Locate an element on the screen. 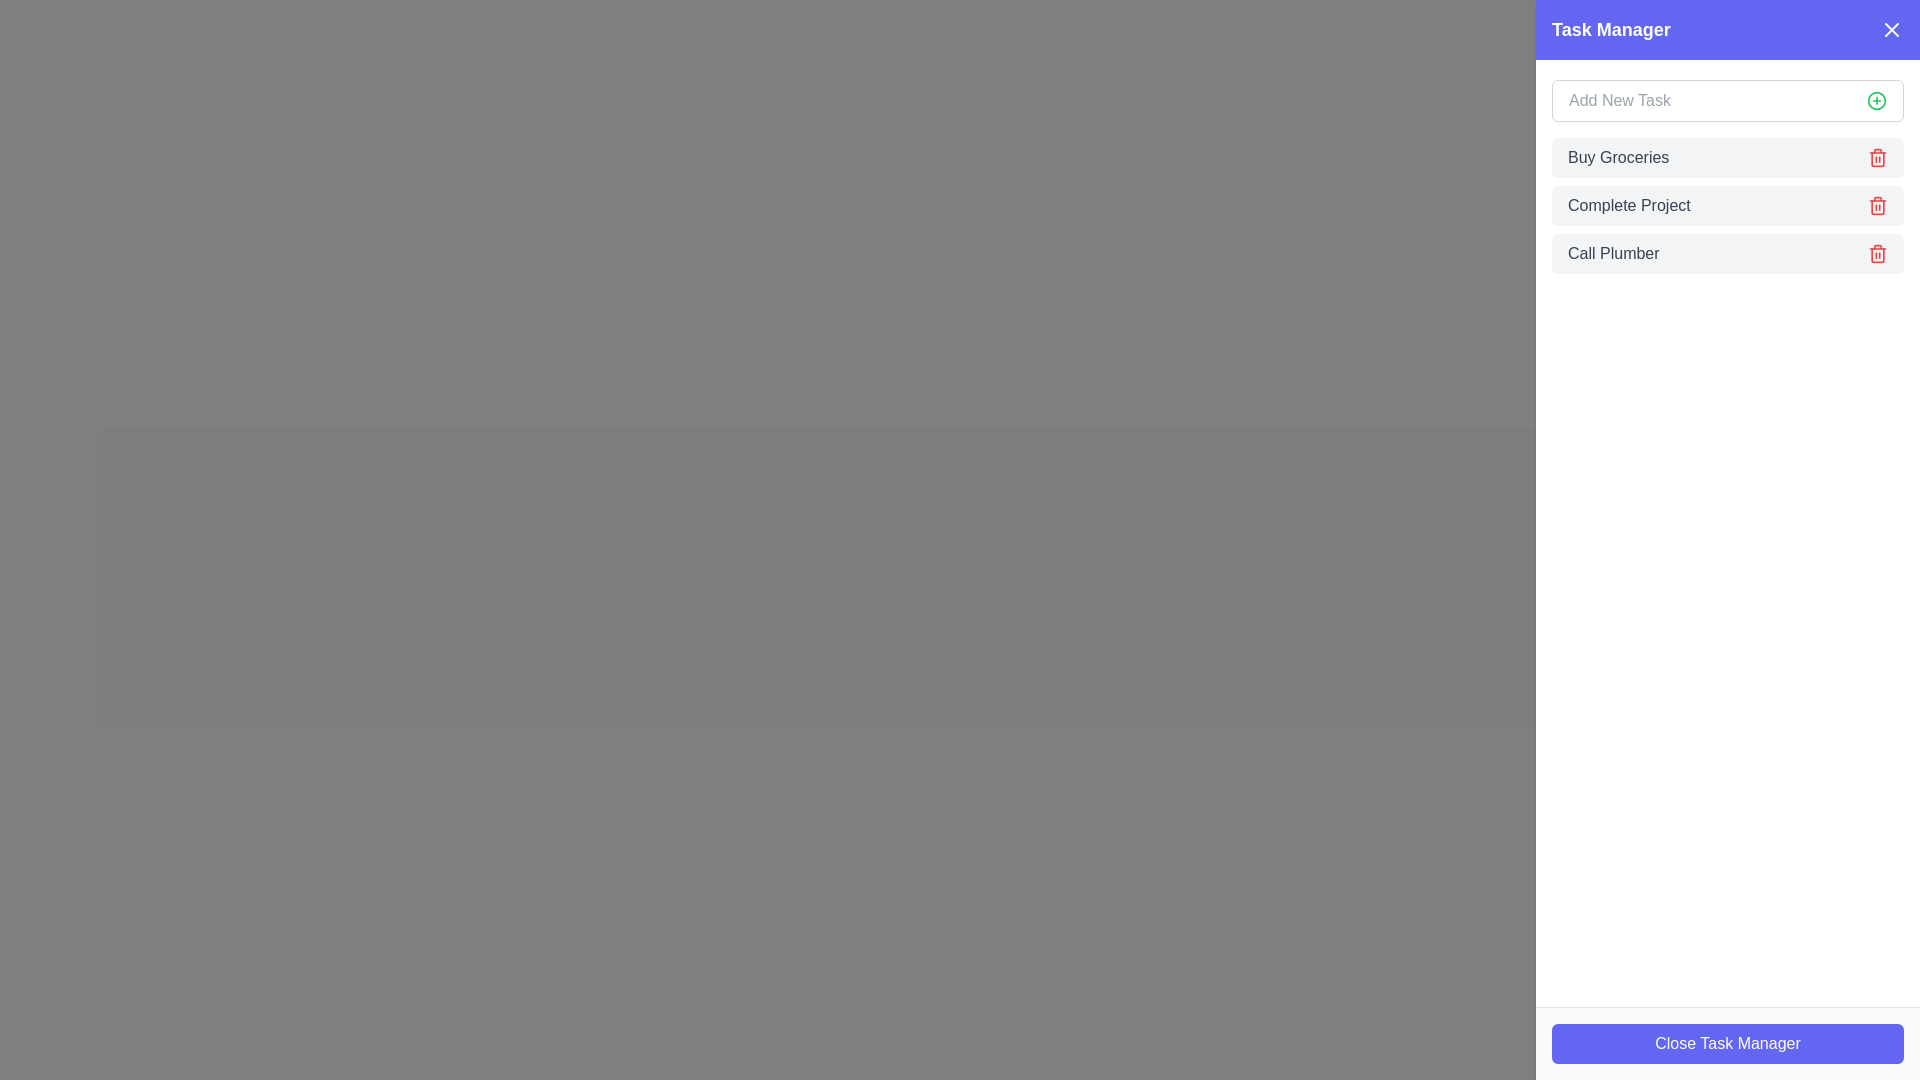  the red trash bin icon representing the deletion action for the task item labeled 'Buy Groceries' is located at coordinates (1876, 157).